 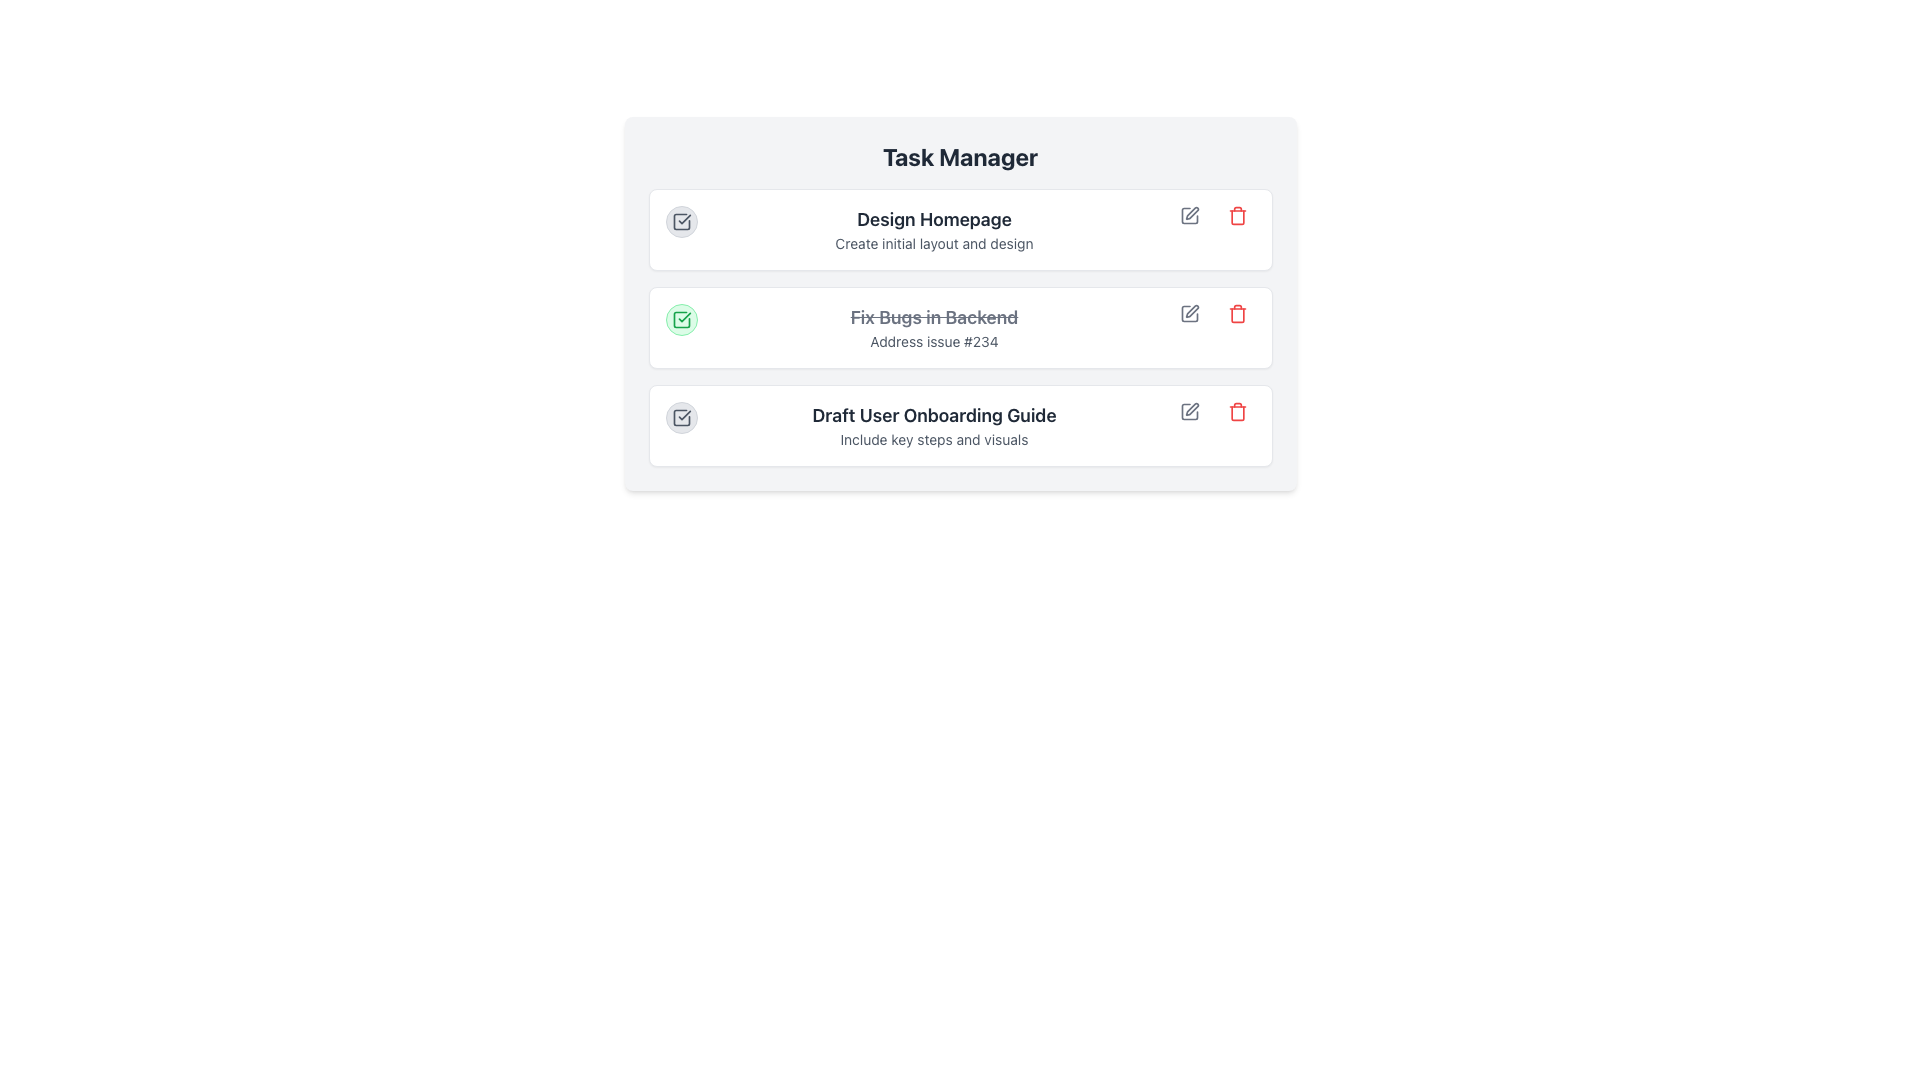 I want to click on the Edit Icon (pen icon) located in the third task card labeled 'Draft User Onboarding Guide' to initiate edit mode, so click(x=1189, y=411).